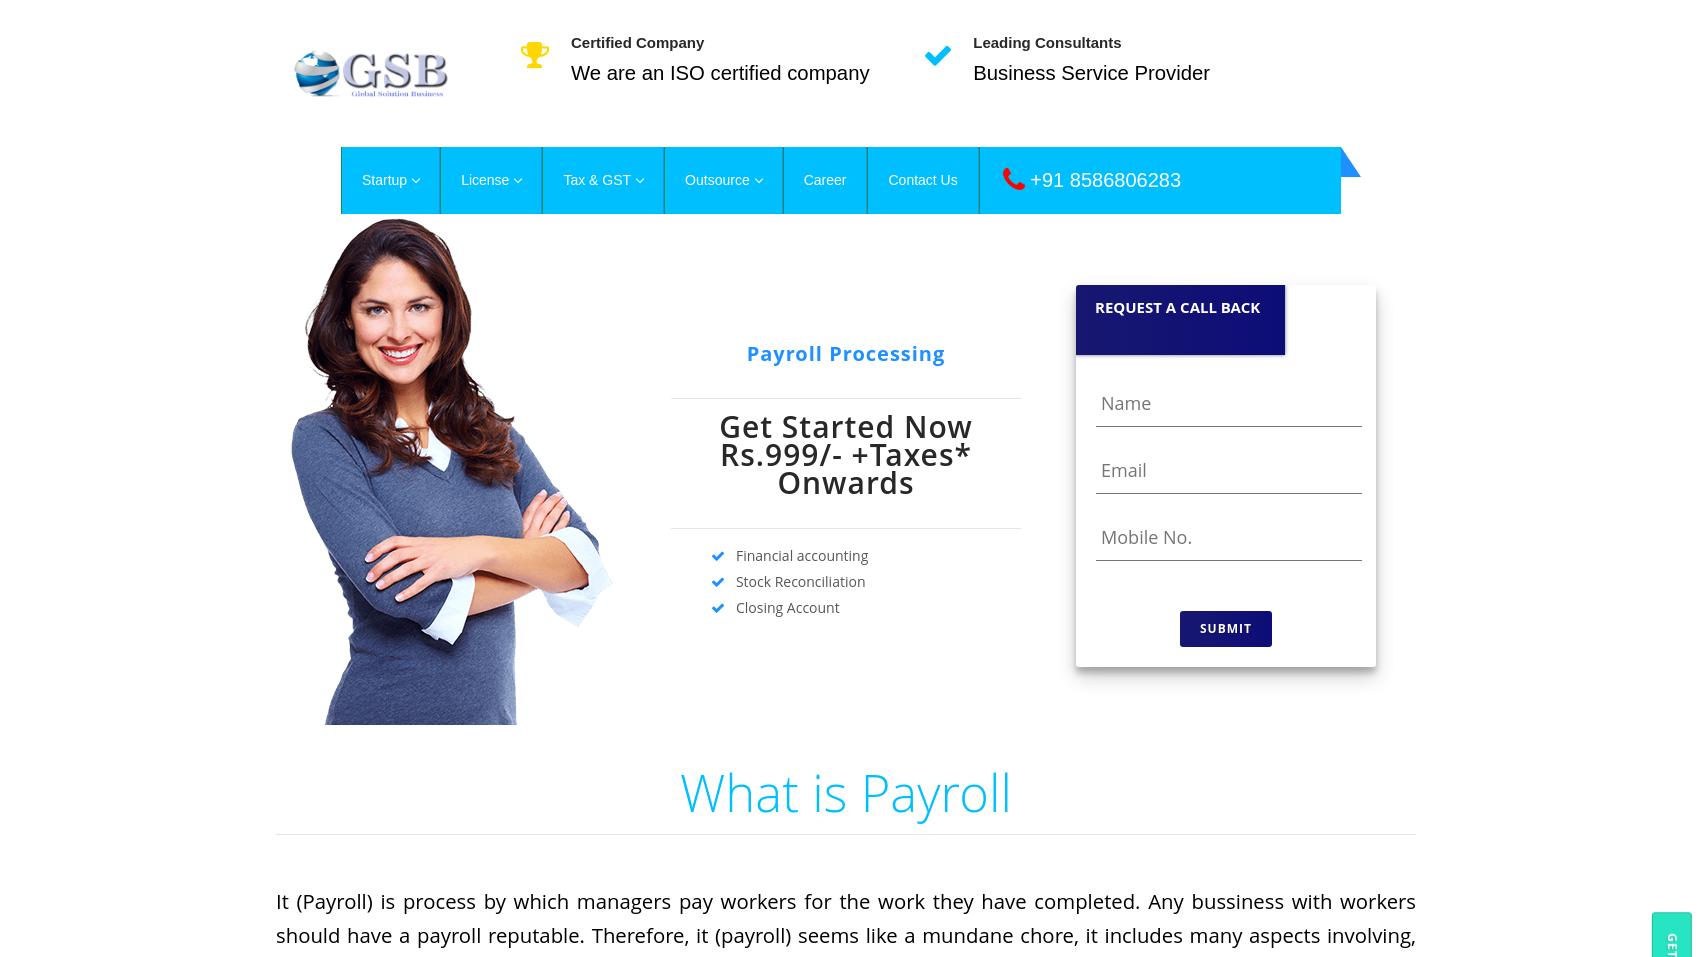  Describe the element at coordinates (794, 580) in the screenshot. I see `'Stock Reconciliation'` at that location.